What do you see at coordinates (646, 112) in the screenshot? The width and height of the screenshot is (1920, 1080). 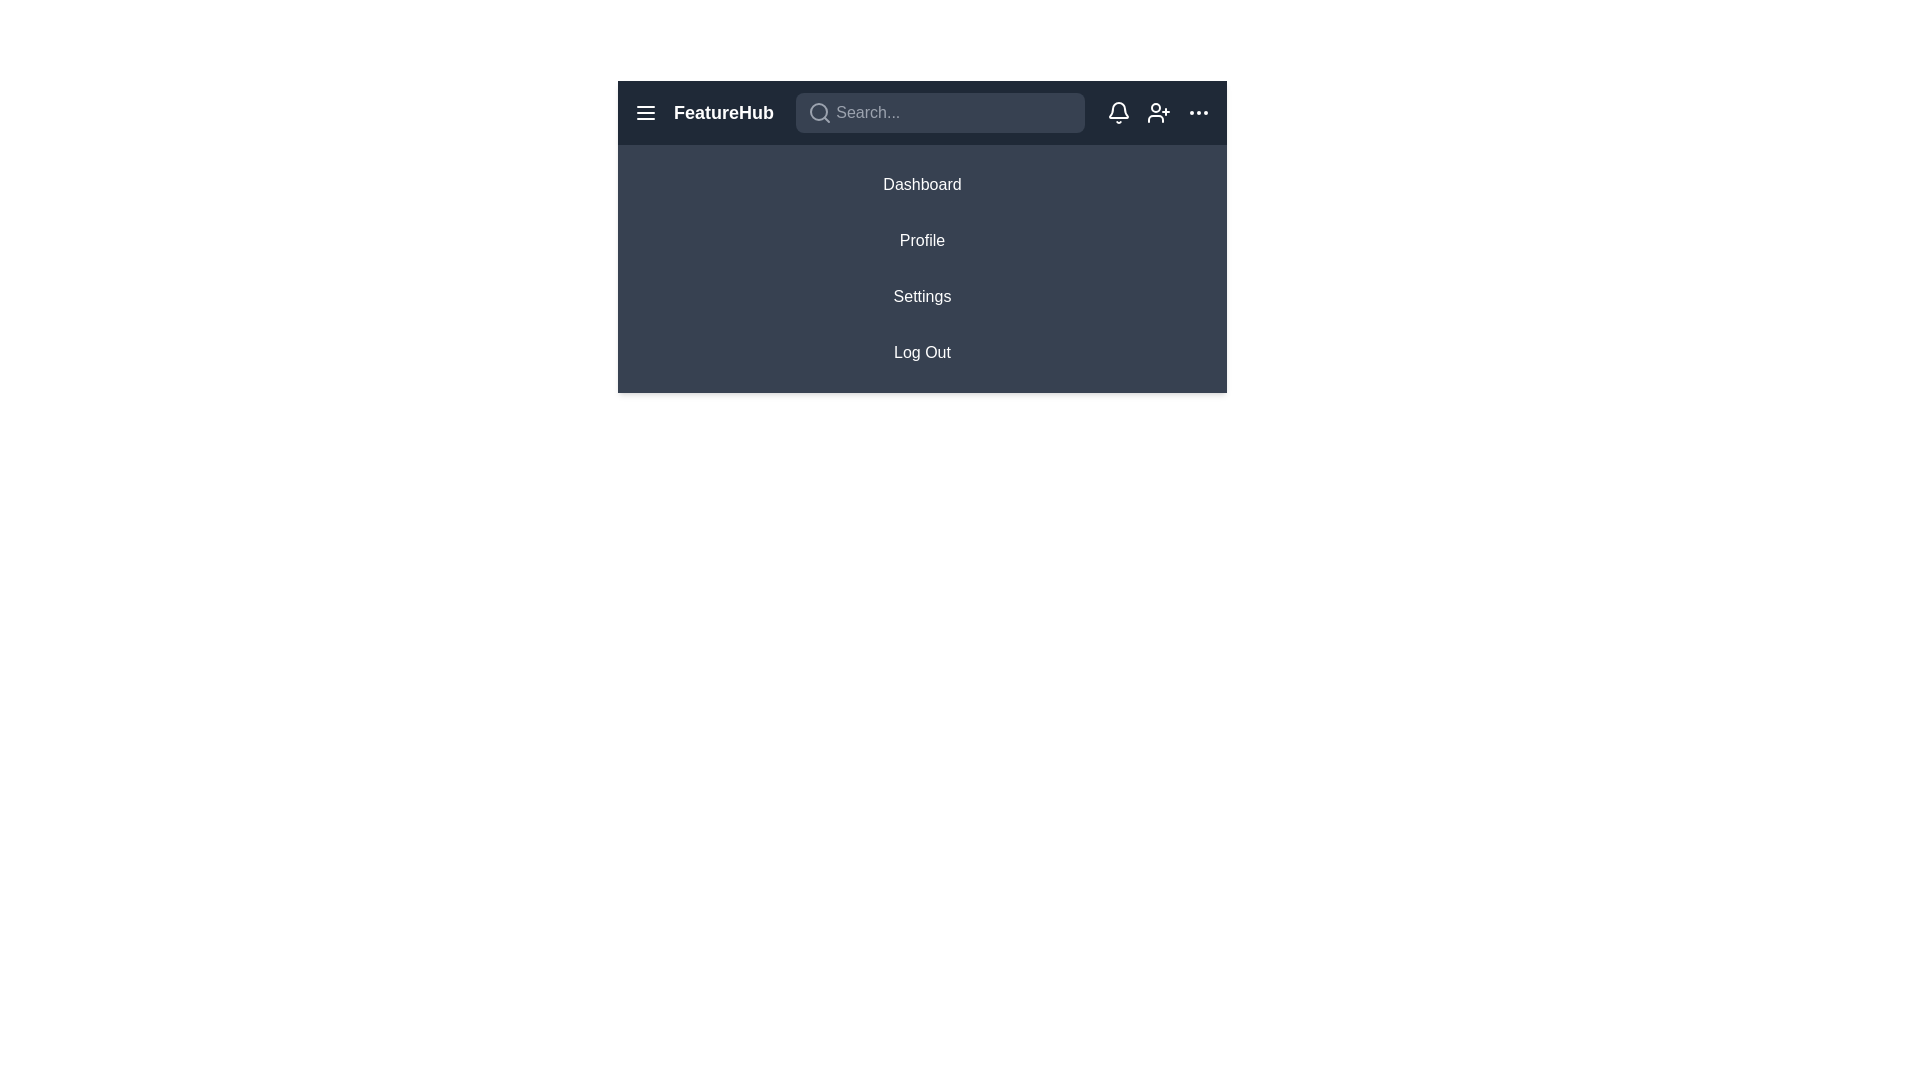 I see `the Hamburger Menu icon located at the top-left corner of the interface, which opens the sidebar or dropdown navigation menu` at bounding box center [646, 112].